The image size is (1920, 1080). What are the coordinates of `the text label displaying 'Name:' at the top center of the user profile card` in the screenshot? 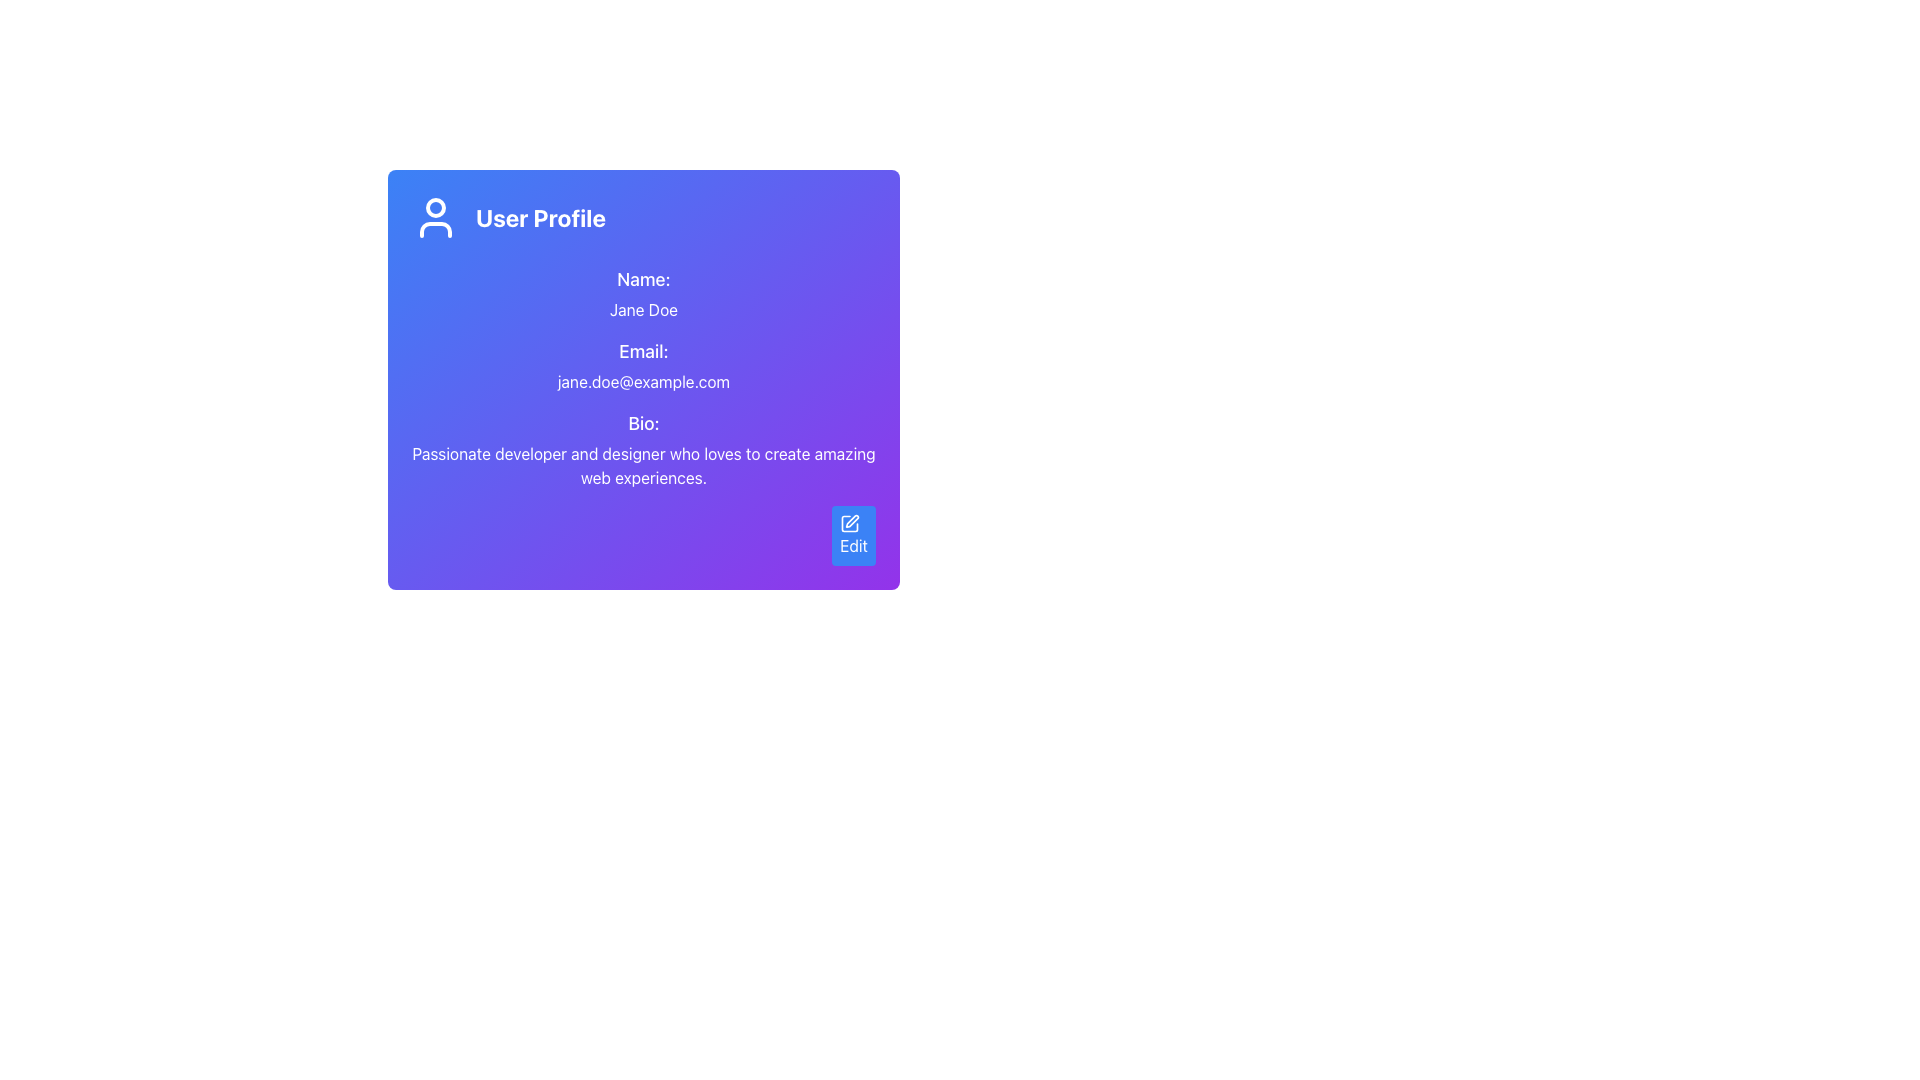 It's located at (643, 280).